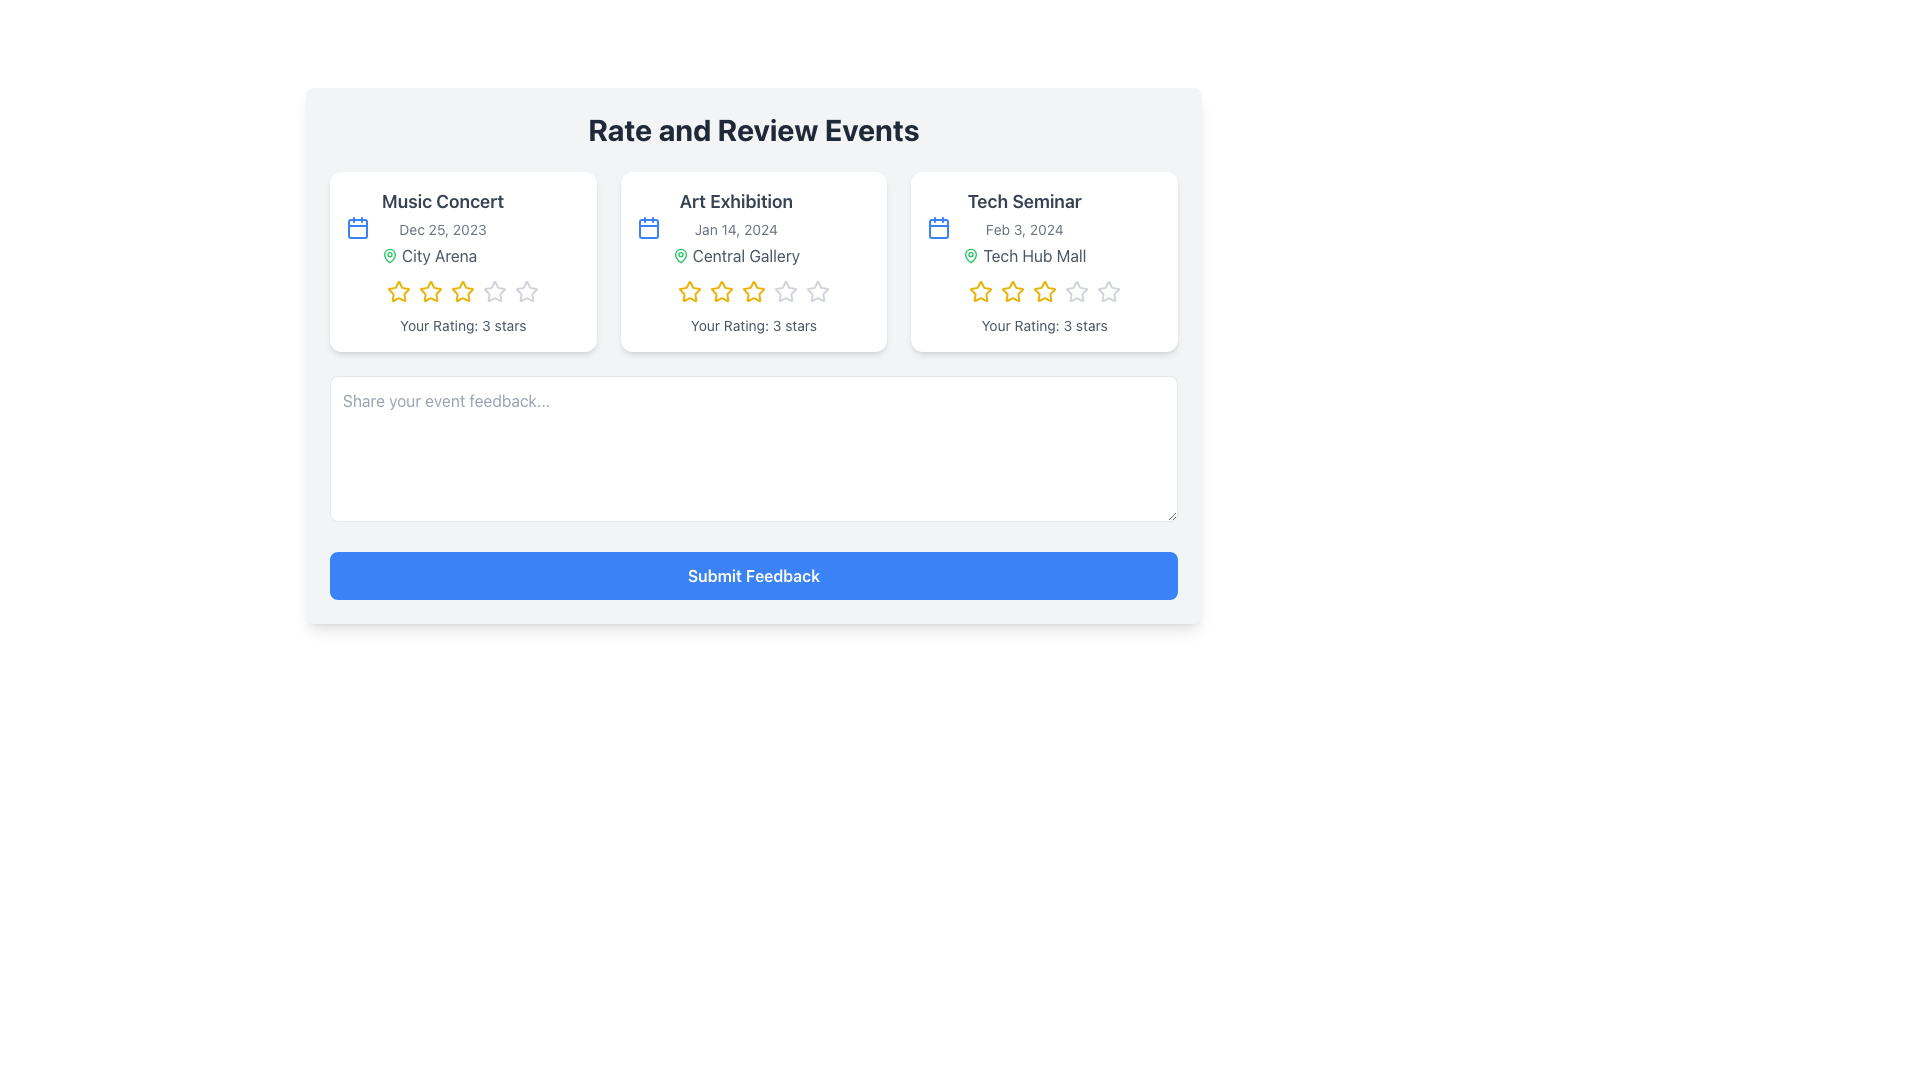  What do you see at coordinates (971, 254) in the screenshot?
I see `the location pin icon representing the 'Tech Hub Mall' event, which is positioned to the left of the text 'Tech Hub Mall' within the section card` at bounding box center [971, 254].